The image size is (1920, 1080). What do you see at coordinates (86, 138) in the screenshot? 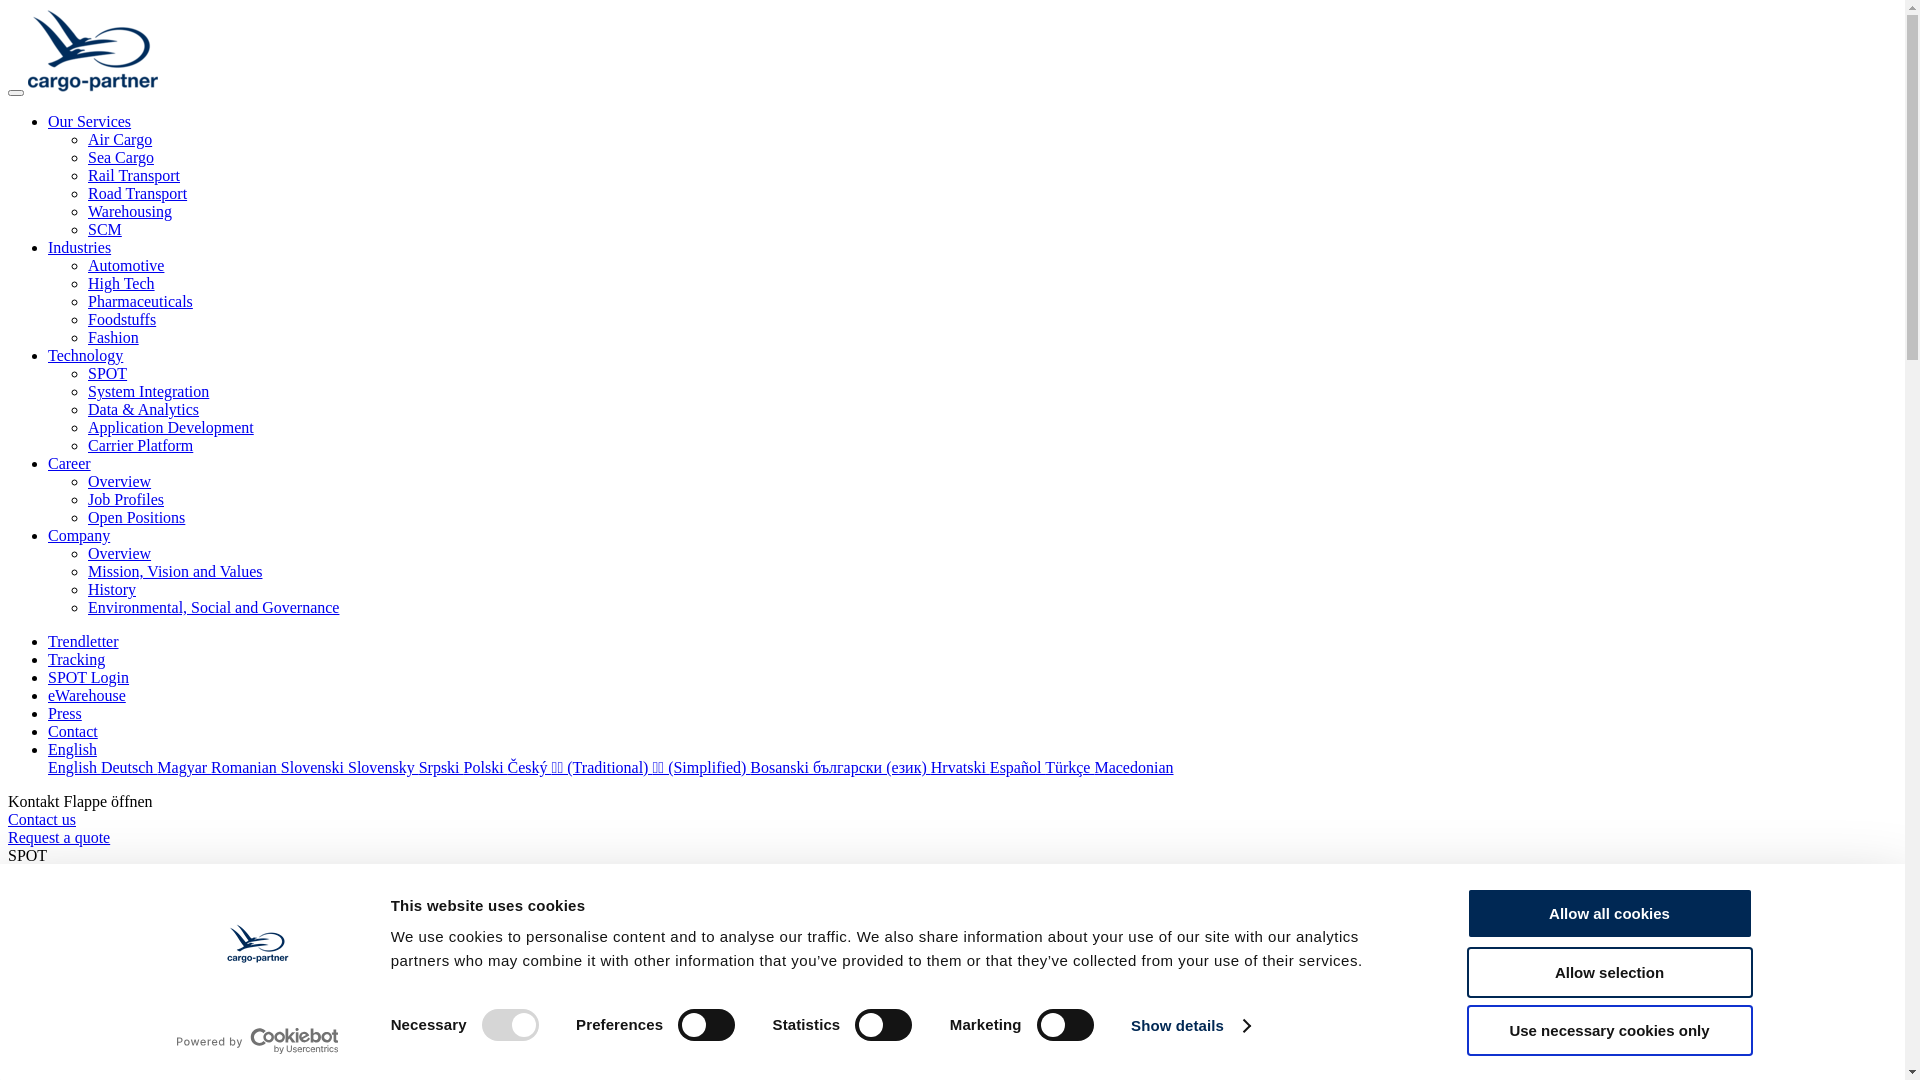
I see `'Air Cargo'` at bounding box center [86, 138].